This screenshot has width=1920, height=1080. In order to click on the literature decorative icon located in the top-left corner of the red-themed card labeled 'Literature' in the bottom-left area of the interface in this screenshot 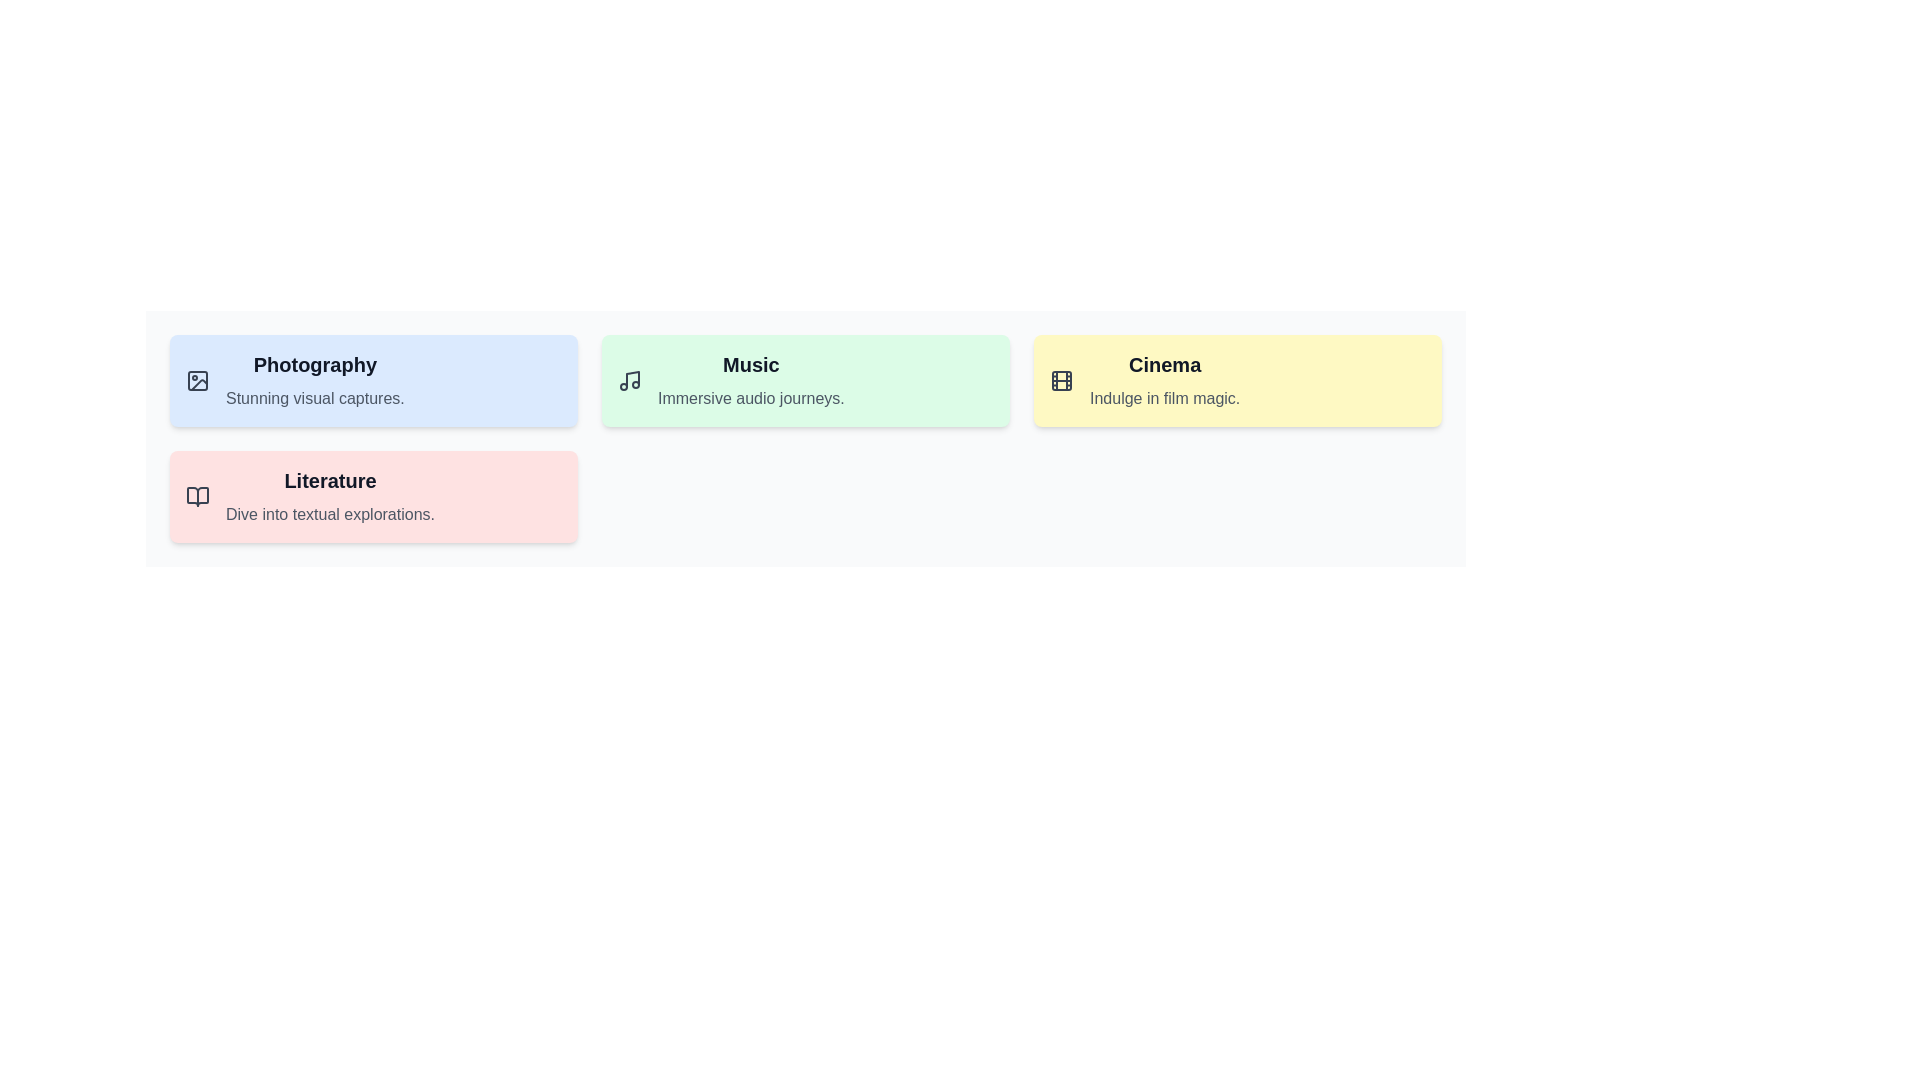, I will do `click(197, 496)`.